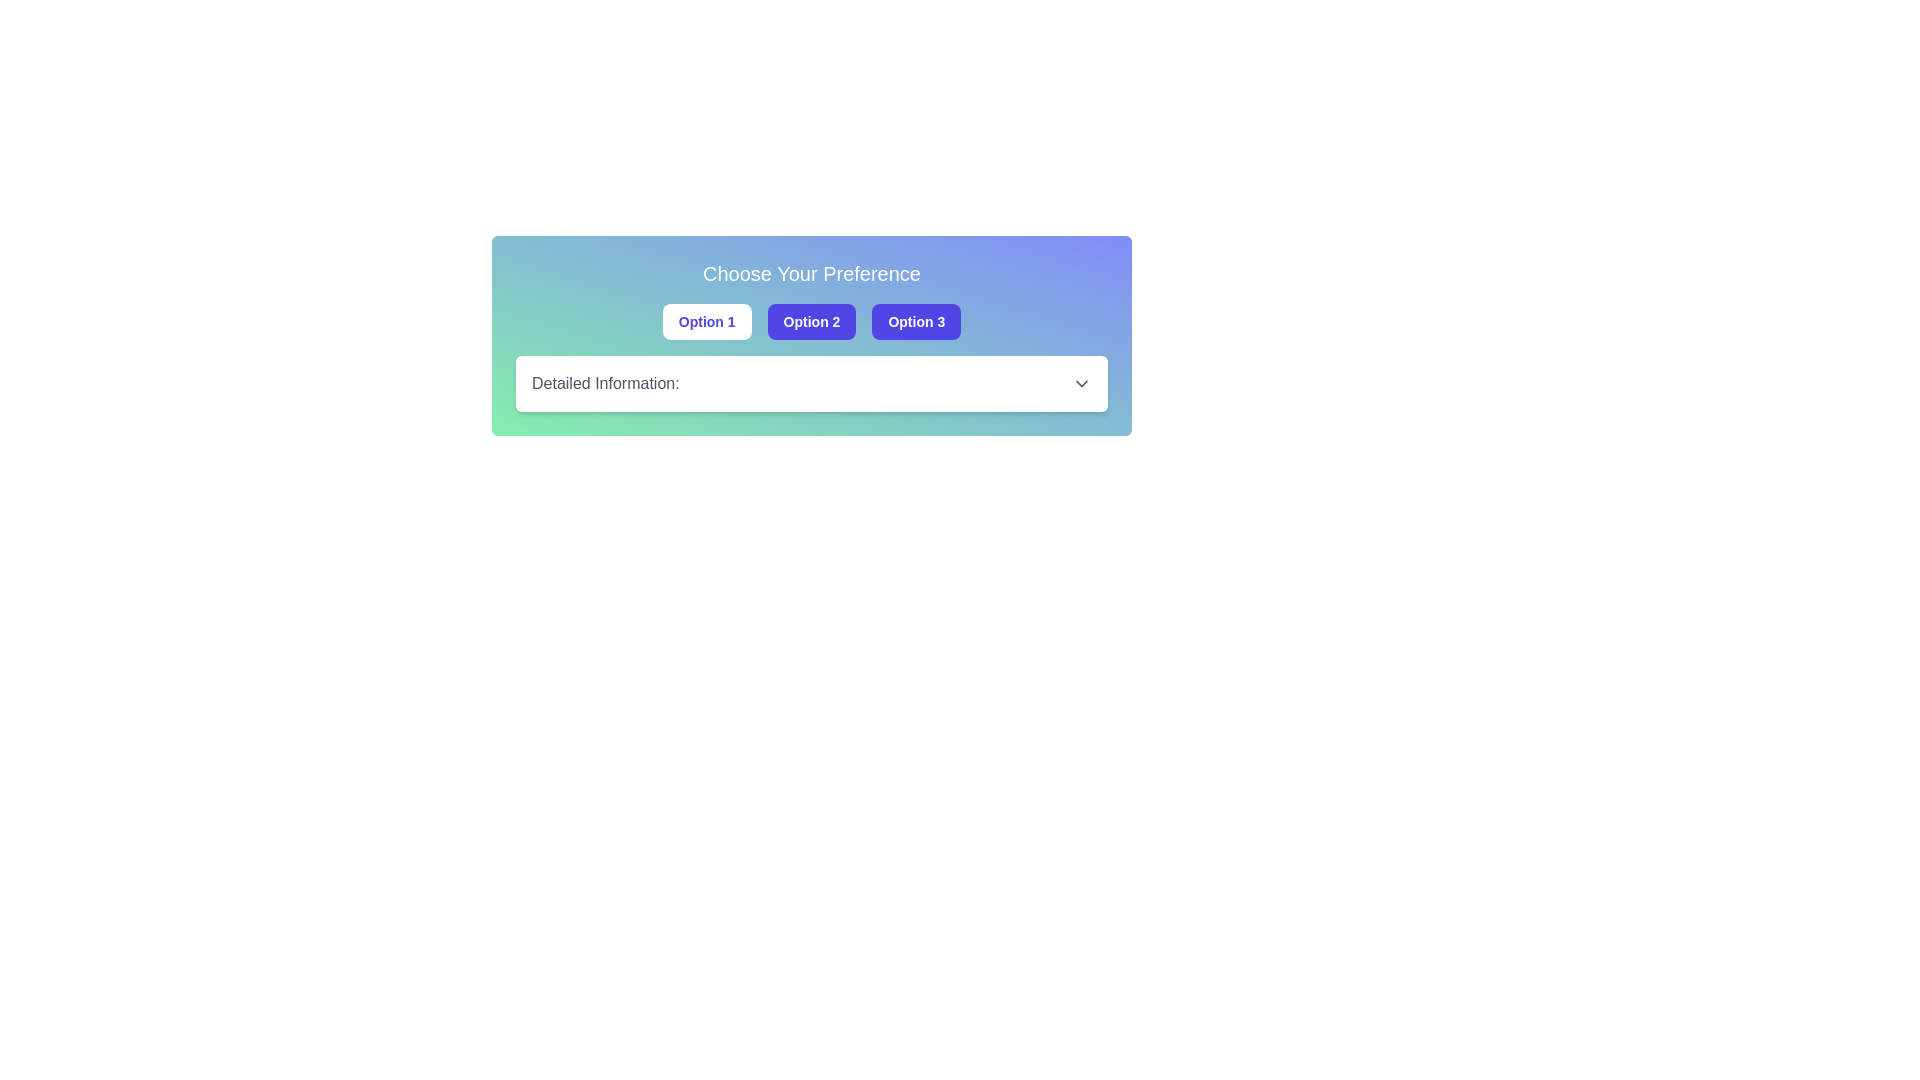 This screenshot has height=1080, width=1920. What do you see at coordinates (707, 320) in the screenshot?
I see `the 'Option 1' button, which is a rectangular button with a white background and indigo text, styled in bold and slightly smaller font, located slightly left of center in a group of three buttons` at bounding box center [707, 320].